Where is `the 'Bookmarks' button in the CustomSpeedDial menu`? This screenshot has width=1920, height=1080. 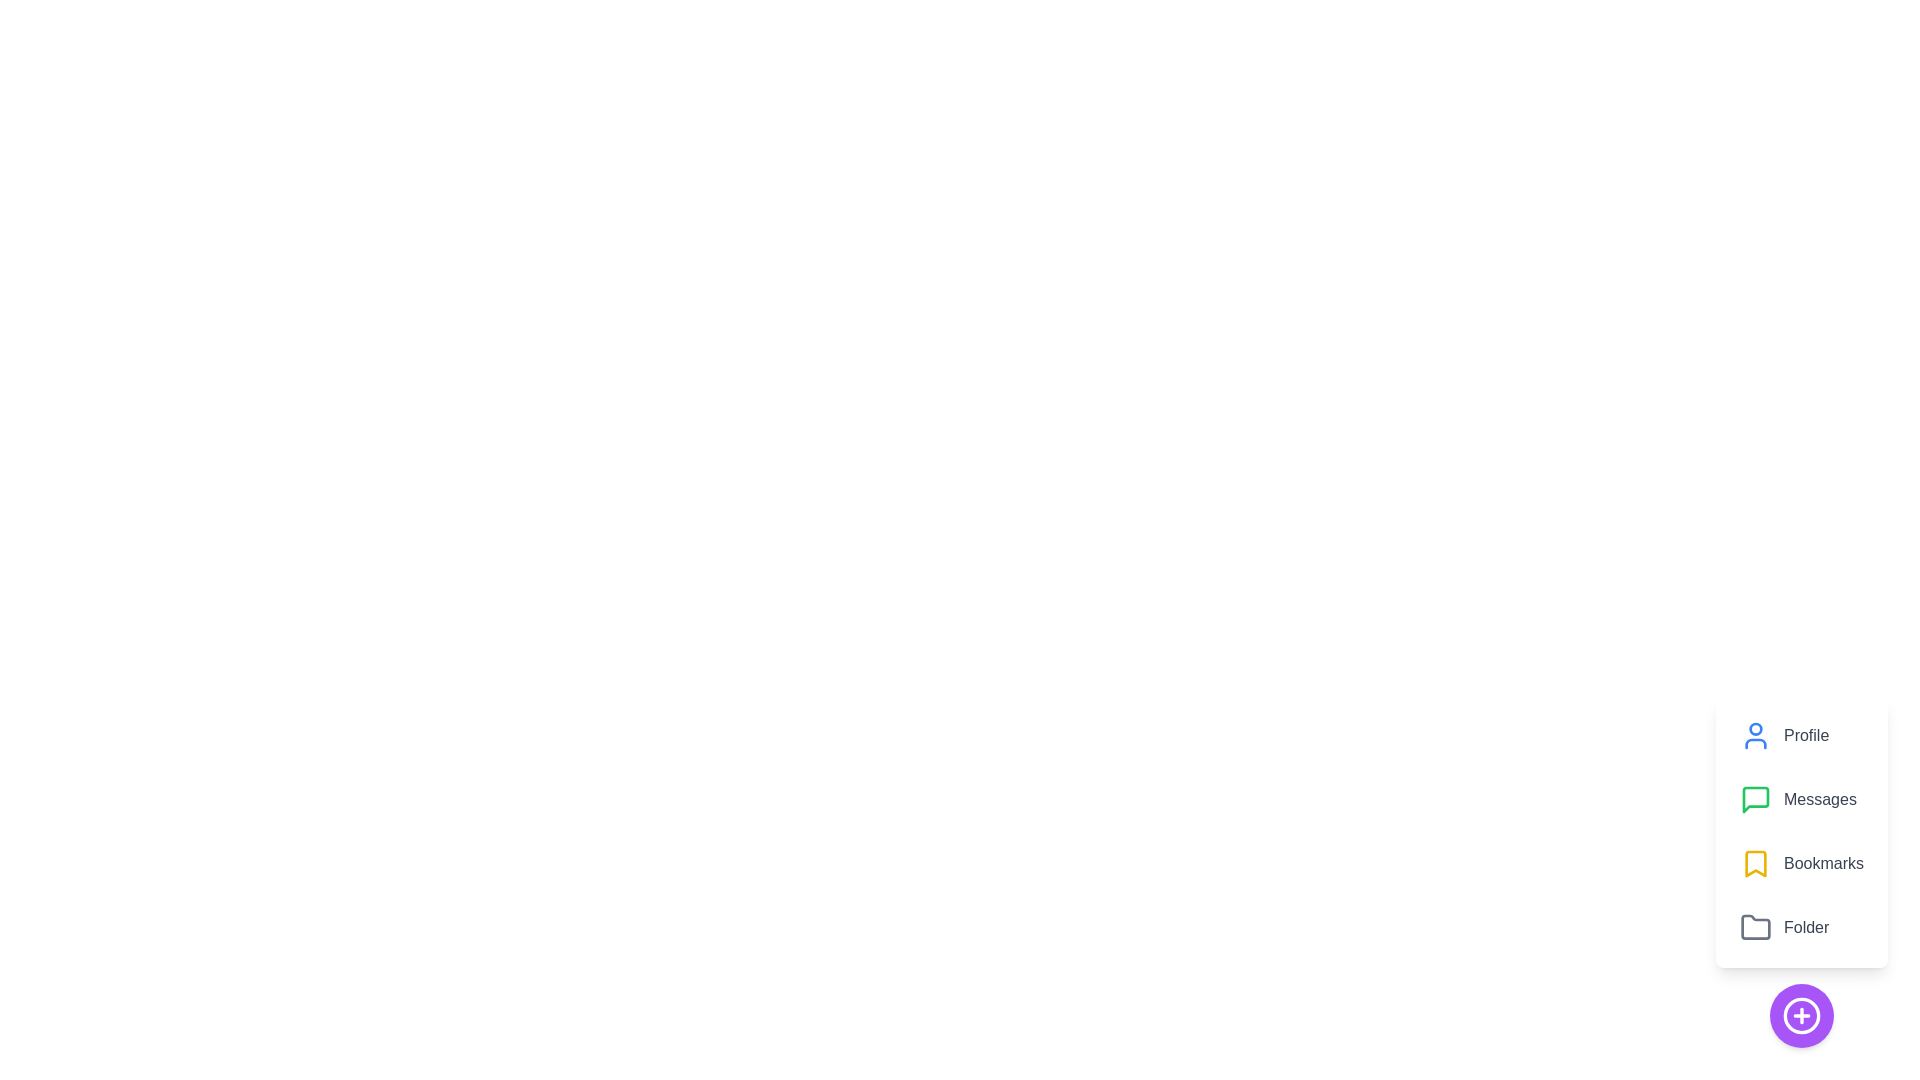
the 'Bookmarks' button in the CustomSpeedDial menu is located at coordinates (1801, 863).